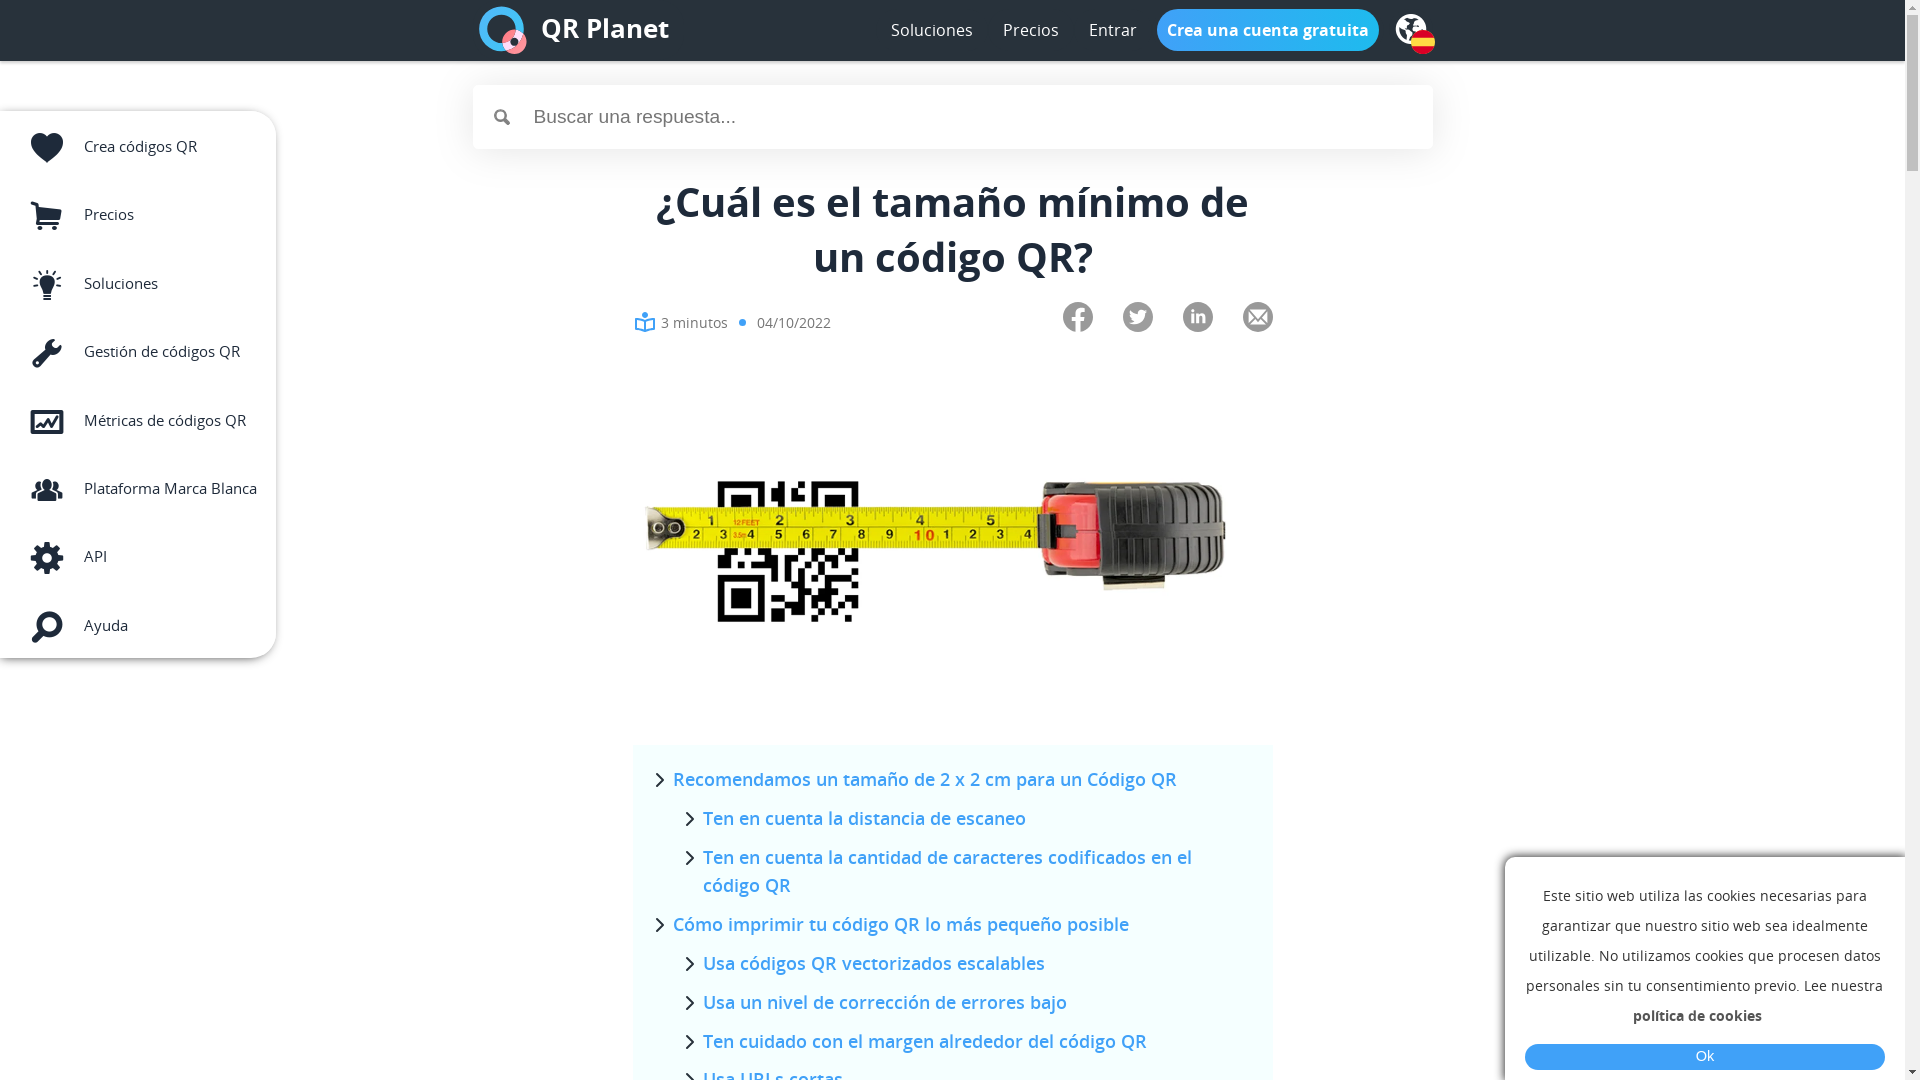 This screenshot has height=1080, width=1920. What do you see at coordinates (1703, 1055) in the screenshot?
I see `'Ok'` at bounding box center [1703, 1055].